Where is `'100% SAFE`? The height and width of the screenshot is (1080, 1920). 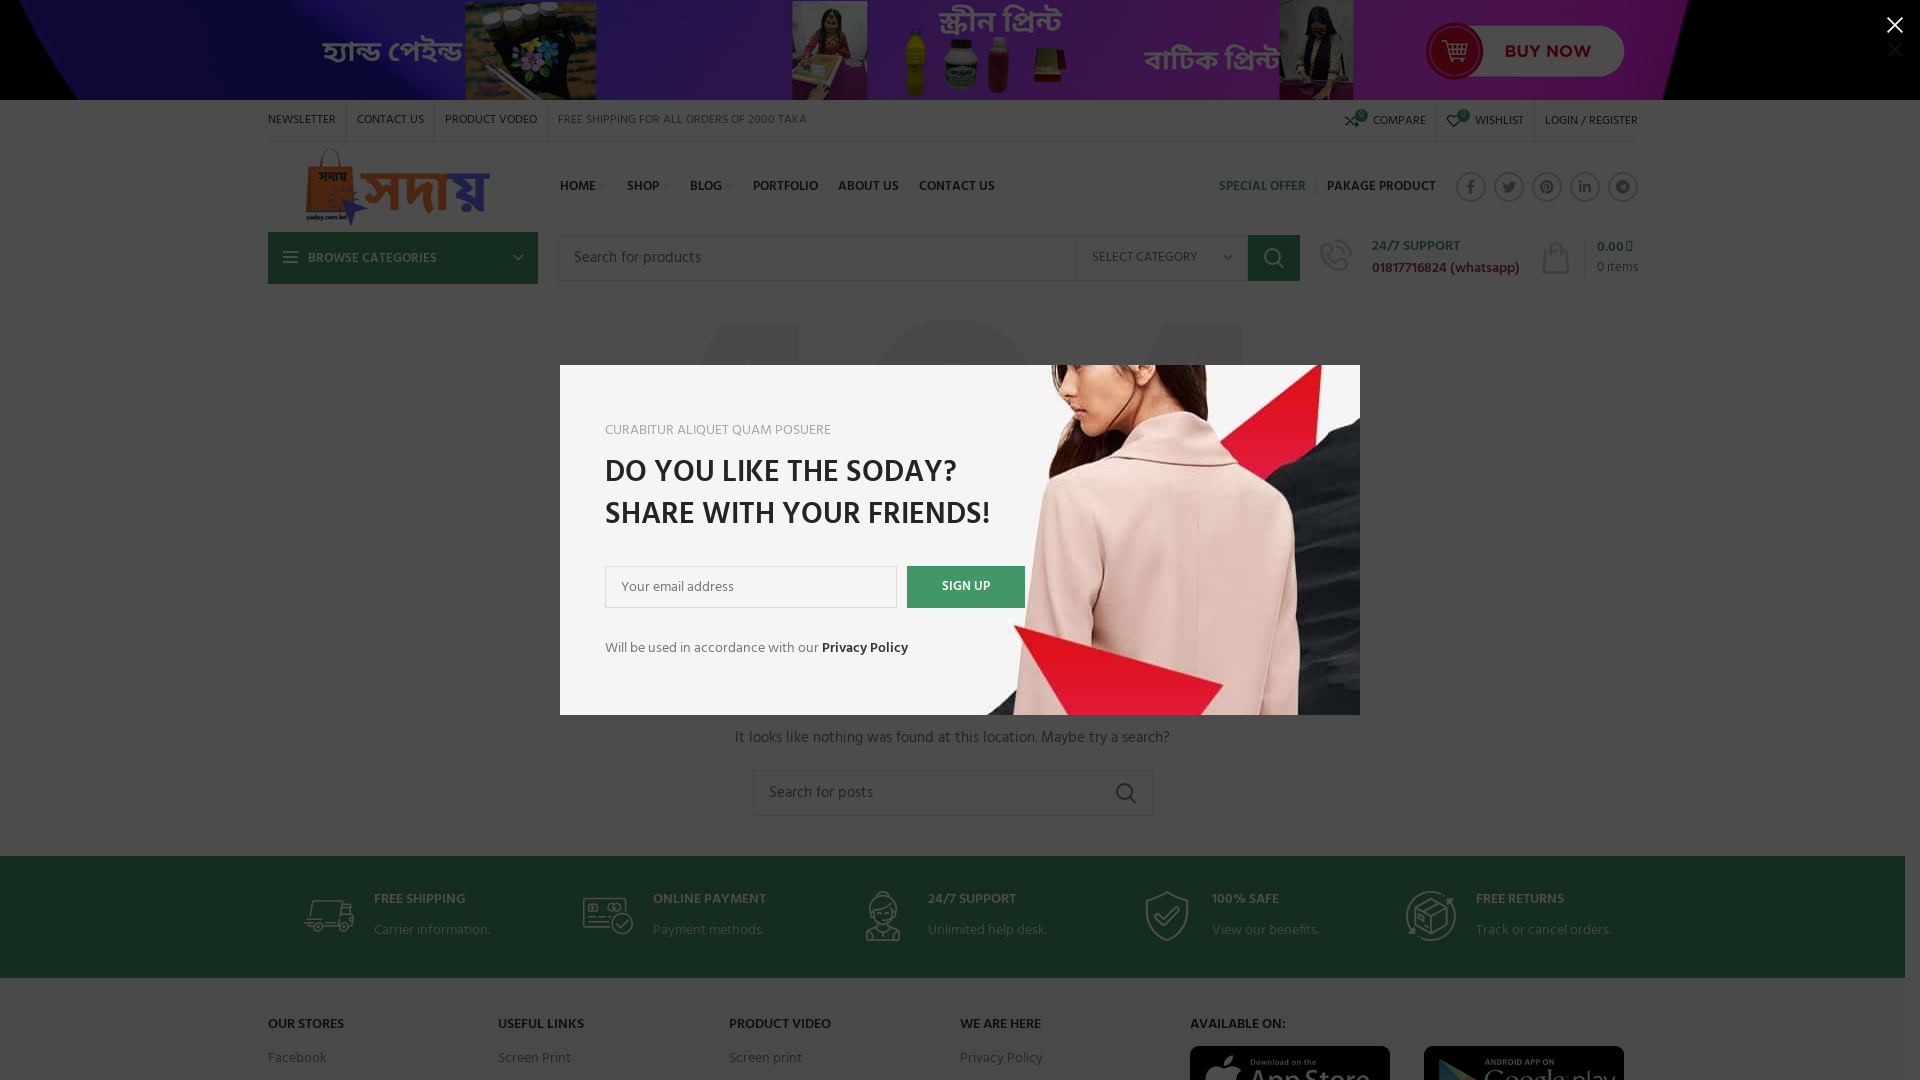 '100% SAFE is located at coordinates (1229, 916).